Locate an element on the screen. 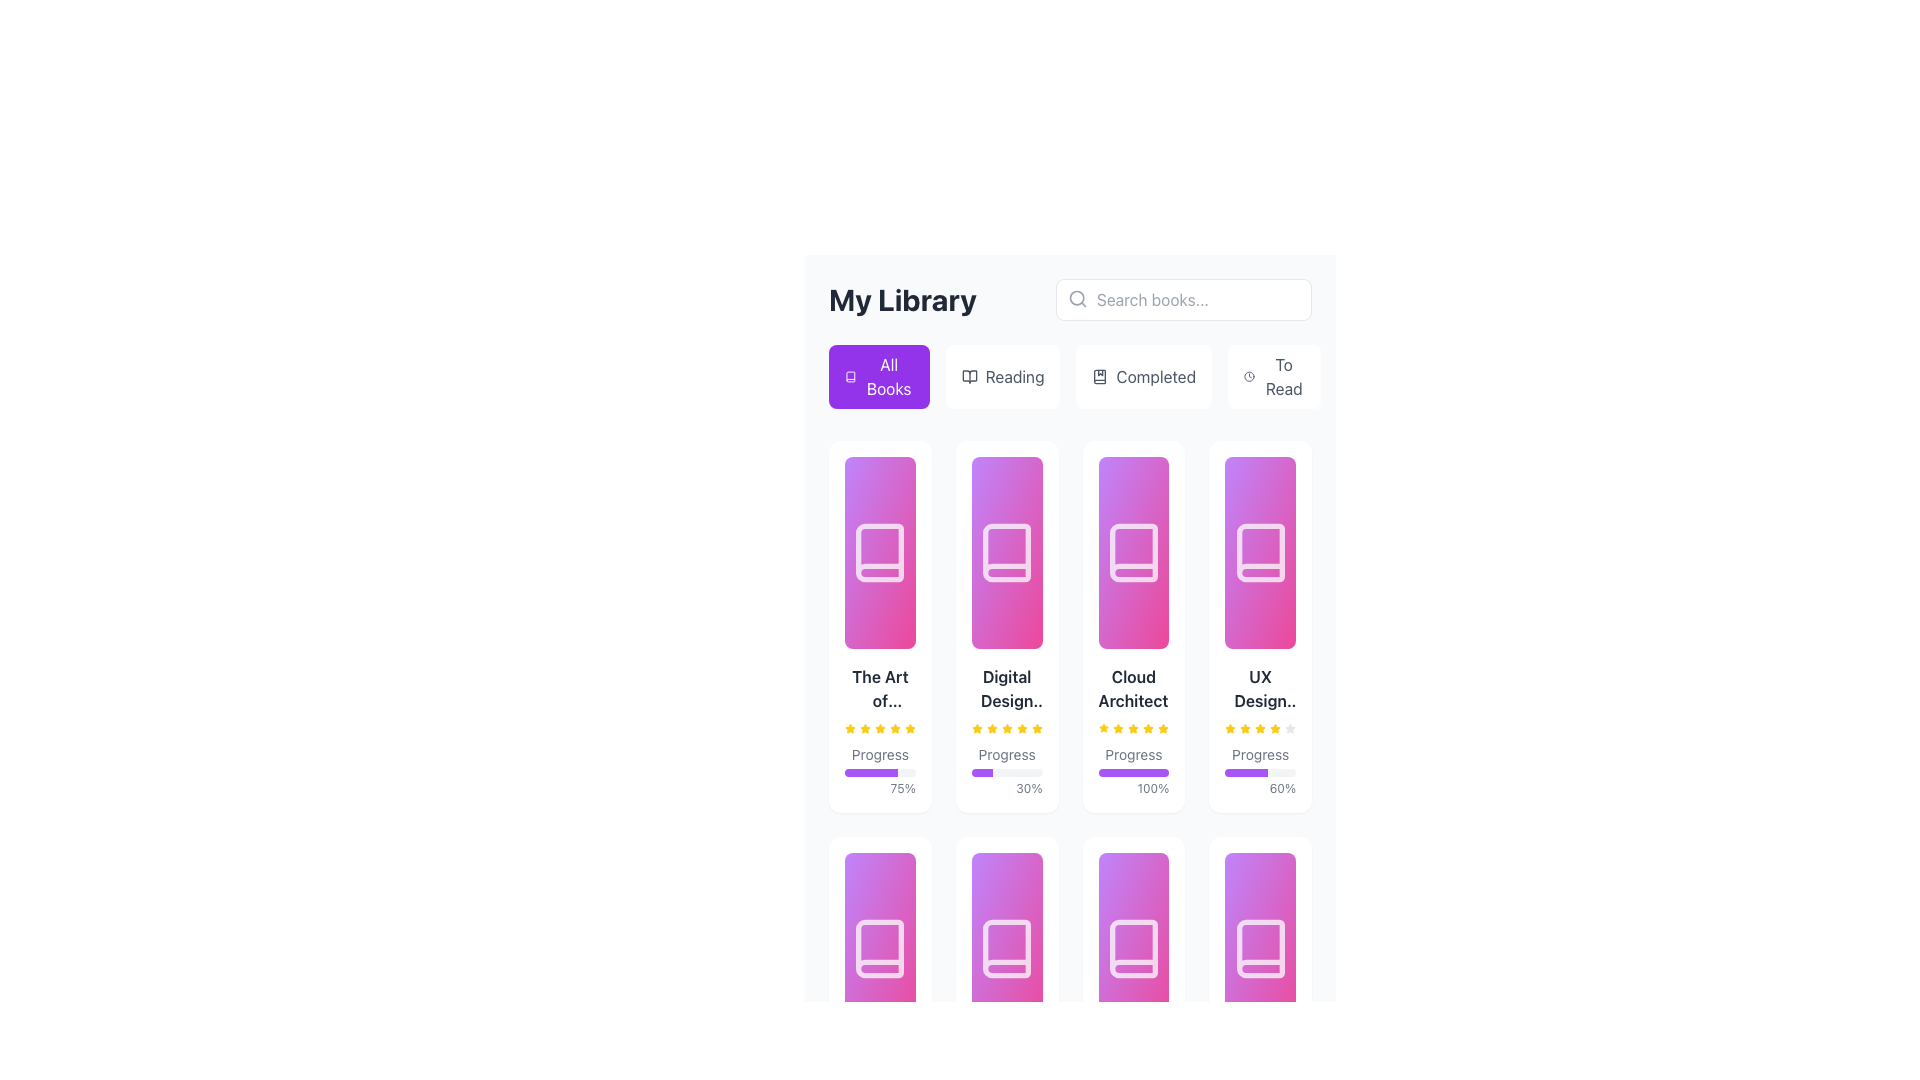 This screenshot has width=1920, height=1080. the third yellow filled star icon is located at coordinates (1244, 729).